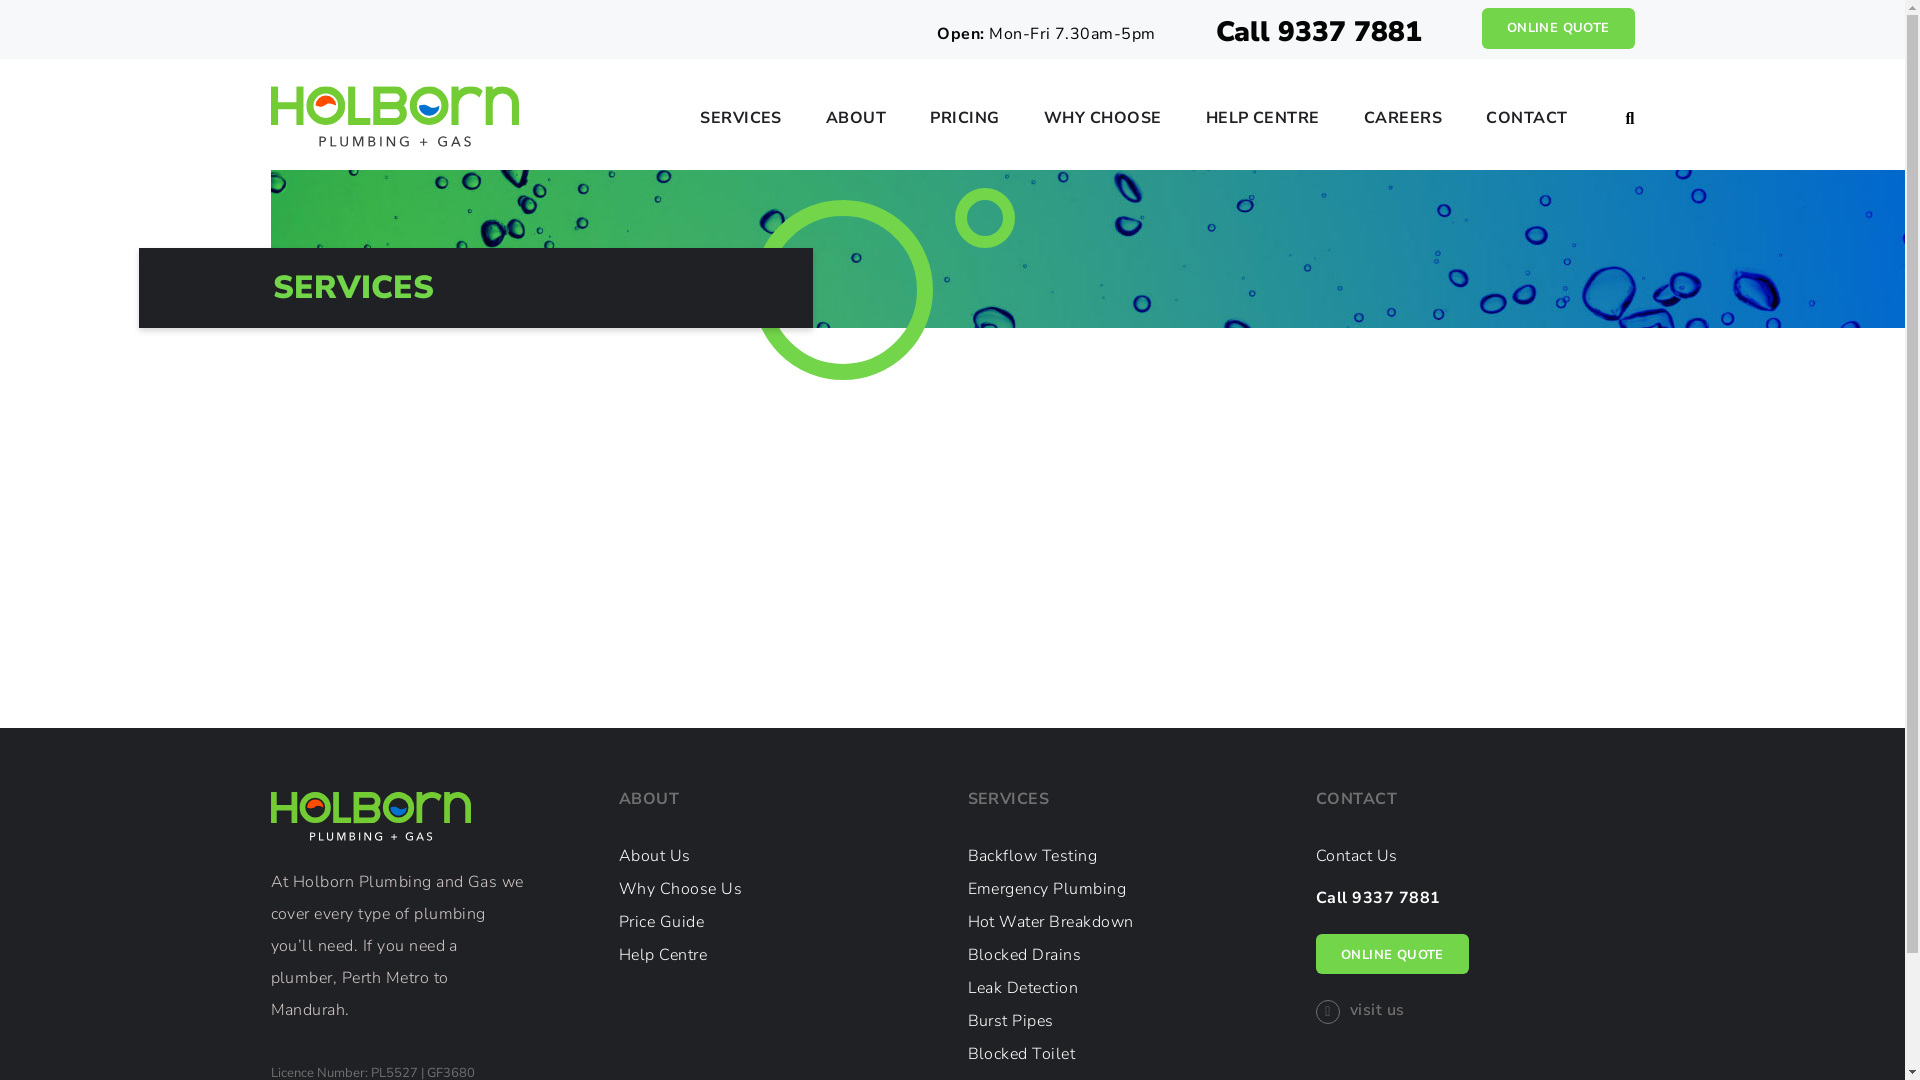  Describe the element at coordinates (1050, 921) in the screenshot. I see `'Hot Water Breakdown'` at that location.